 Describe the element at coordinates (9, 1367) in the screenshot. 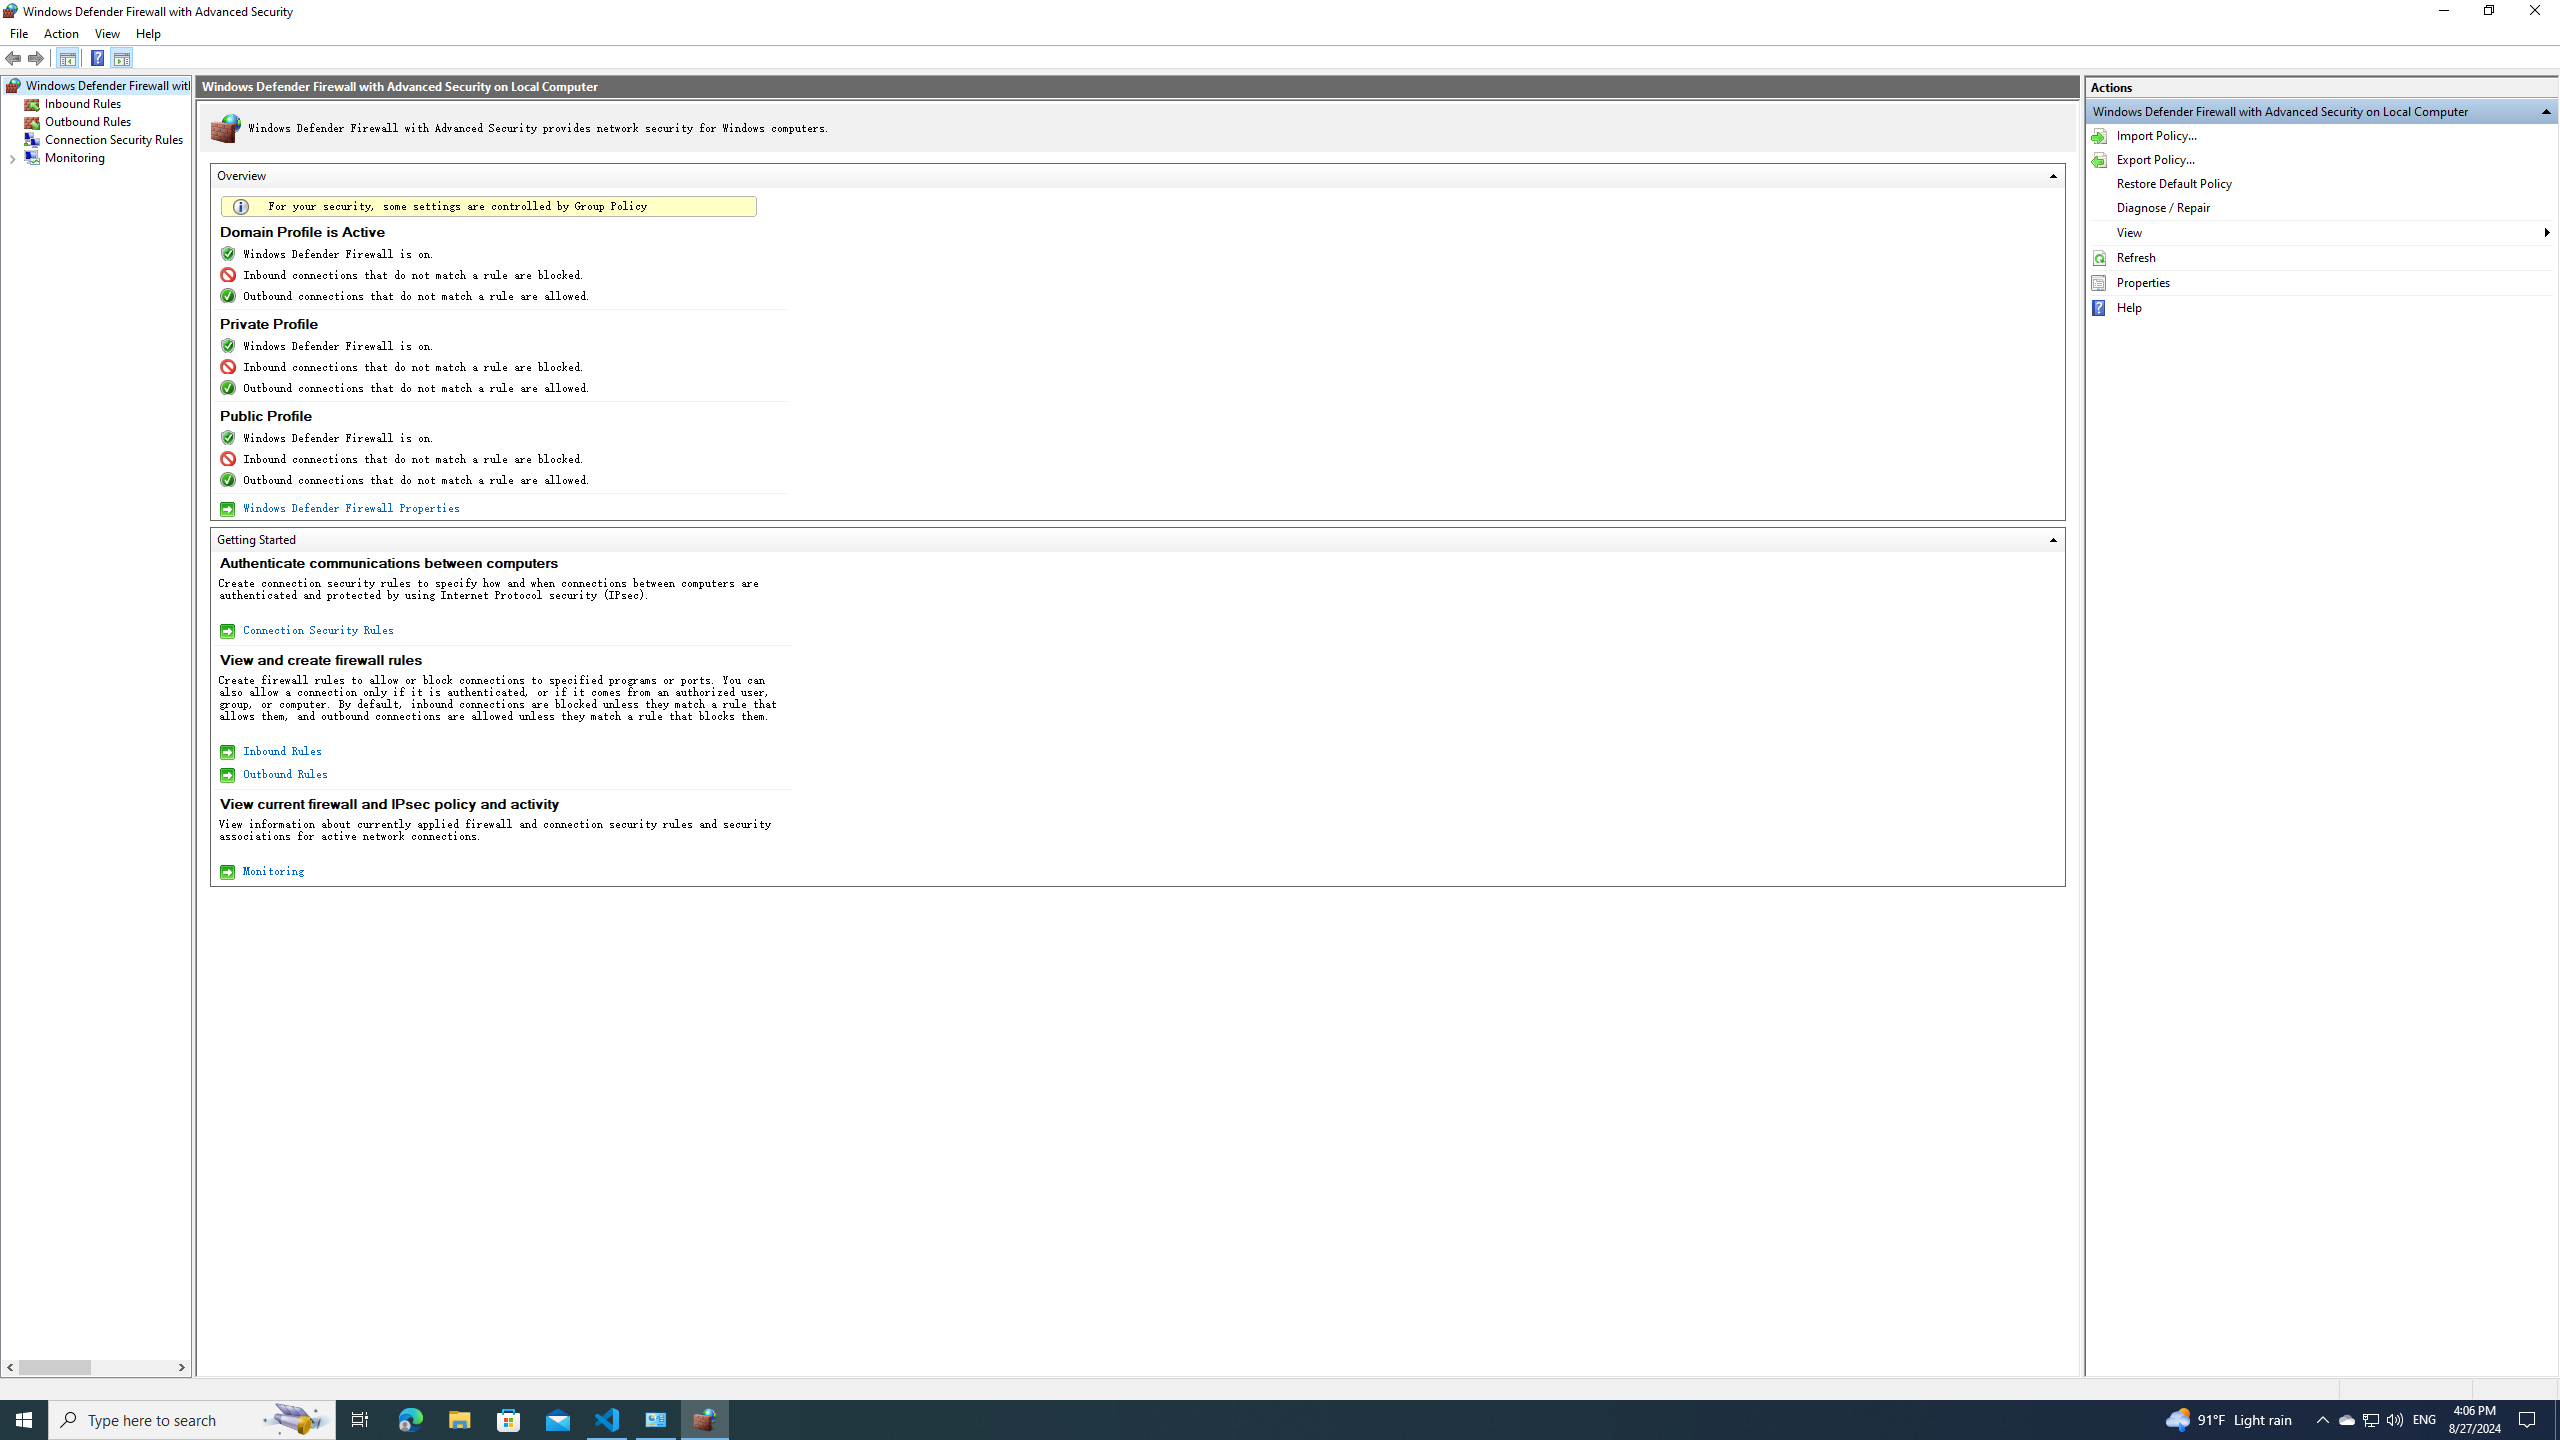

I see `'Column left'` at that location.